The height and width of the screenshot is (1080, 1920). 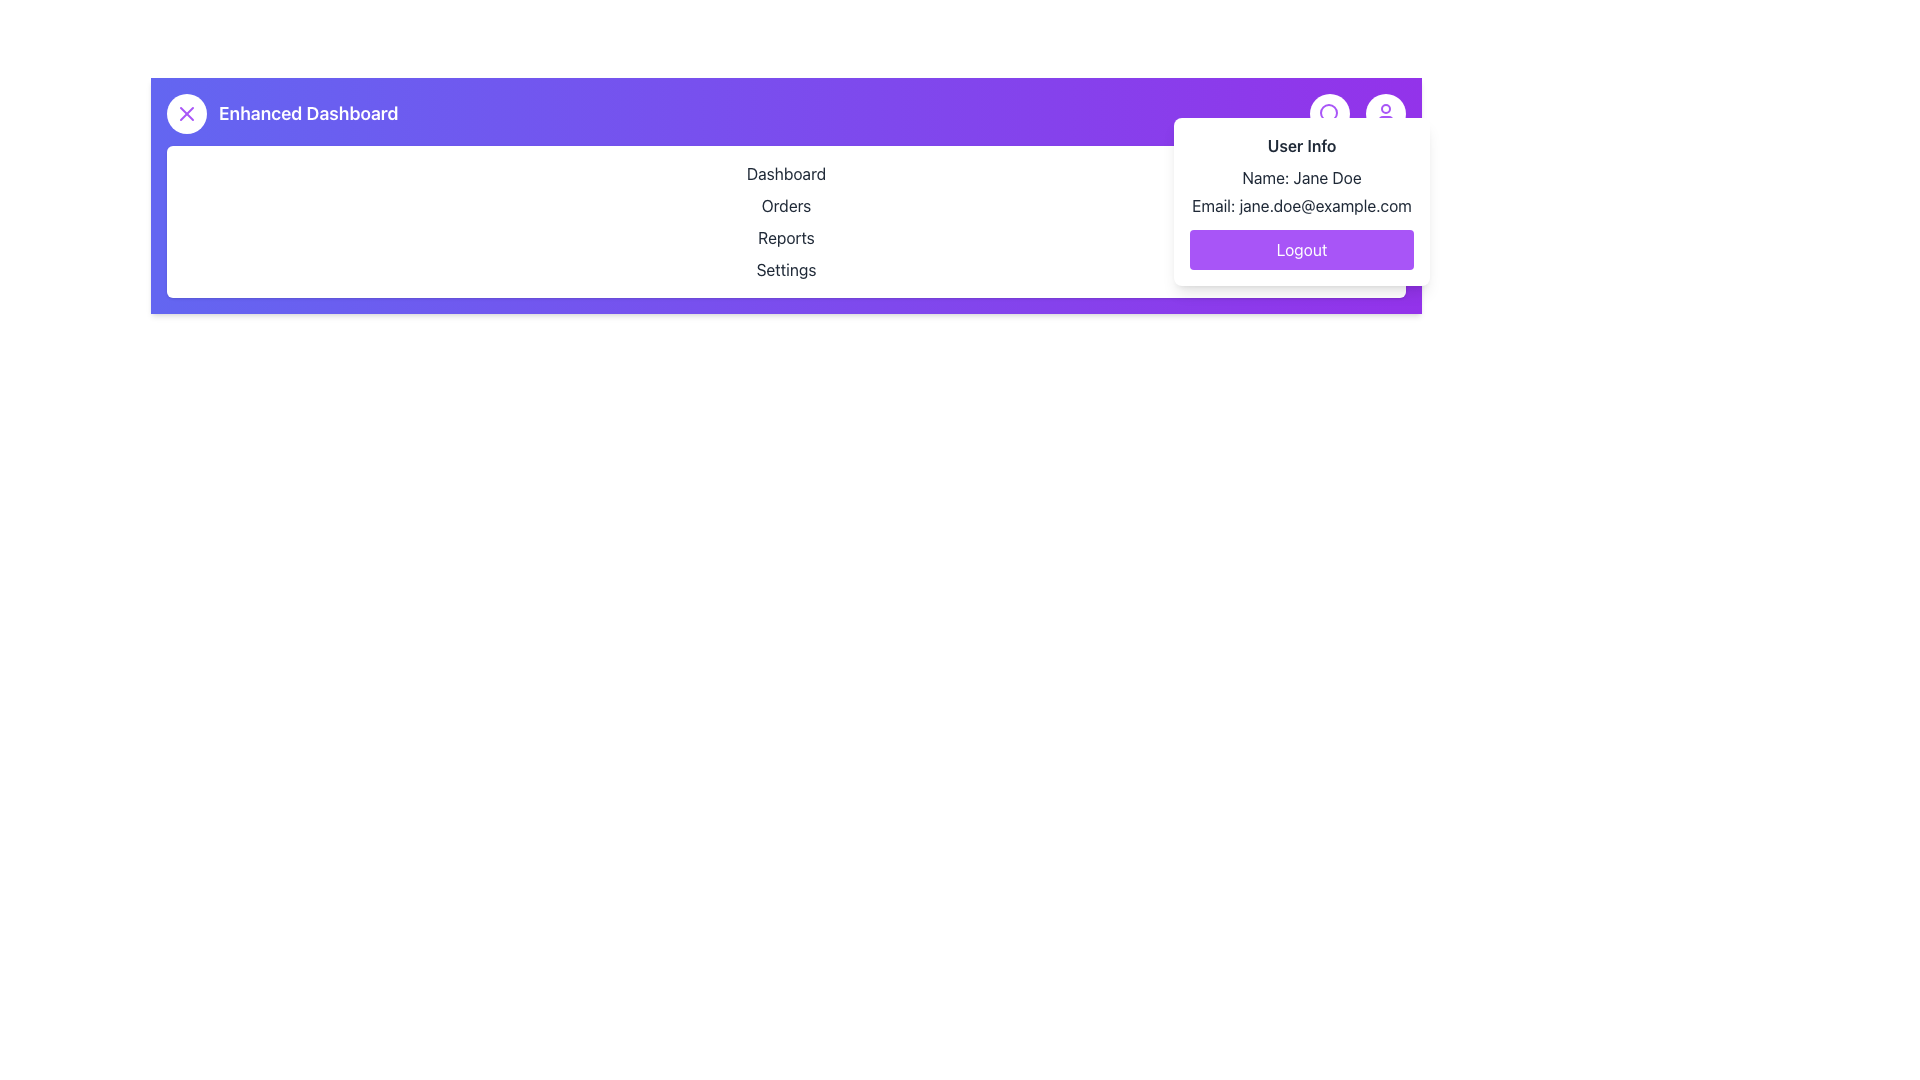 What do you see at coordinates (1329, 114) in the screenshot?
I see `the search icon represented by a magnifying glass graphic, which is centered within a white circular button with a purple border, located at the top right of the panel` at bounding box center [1329, 114].